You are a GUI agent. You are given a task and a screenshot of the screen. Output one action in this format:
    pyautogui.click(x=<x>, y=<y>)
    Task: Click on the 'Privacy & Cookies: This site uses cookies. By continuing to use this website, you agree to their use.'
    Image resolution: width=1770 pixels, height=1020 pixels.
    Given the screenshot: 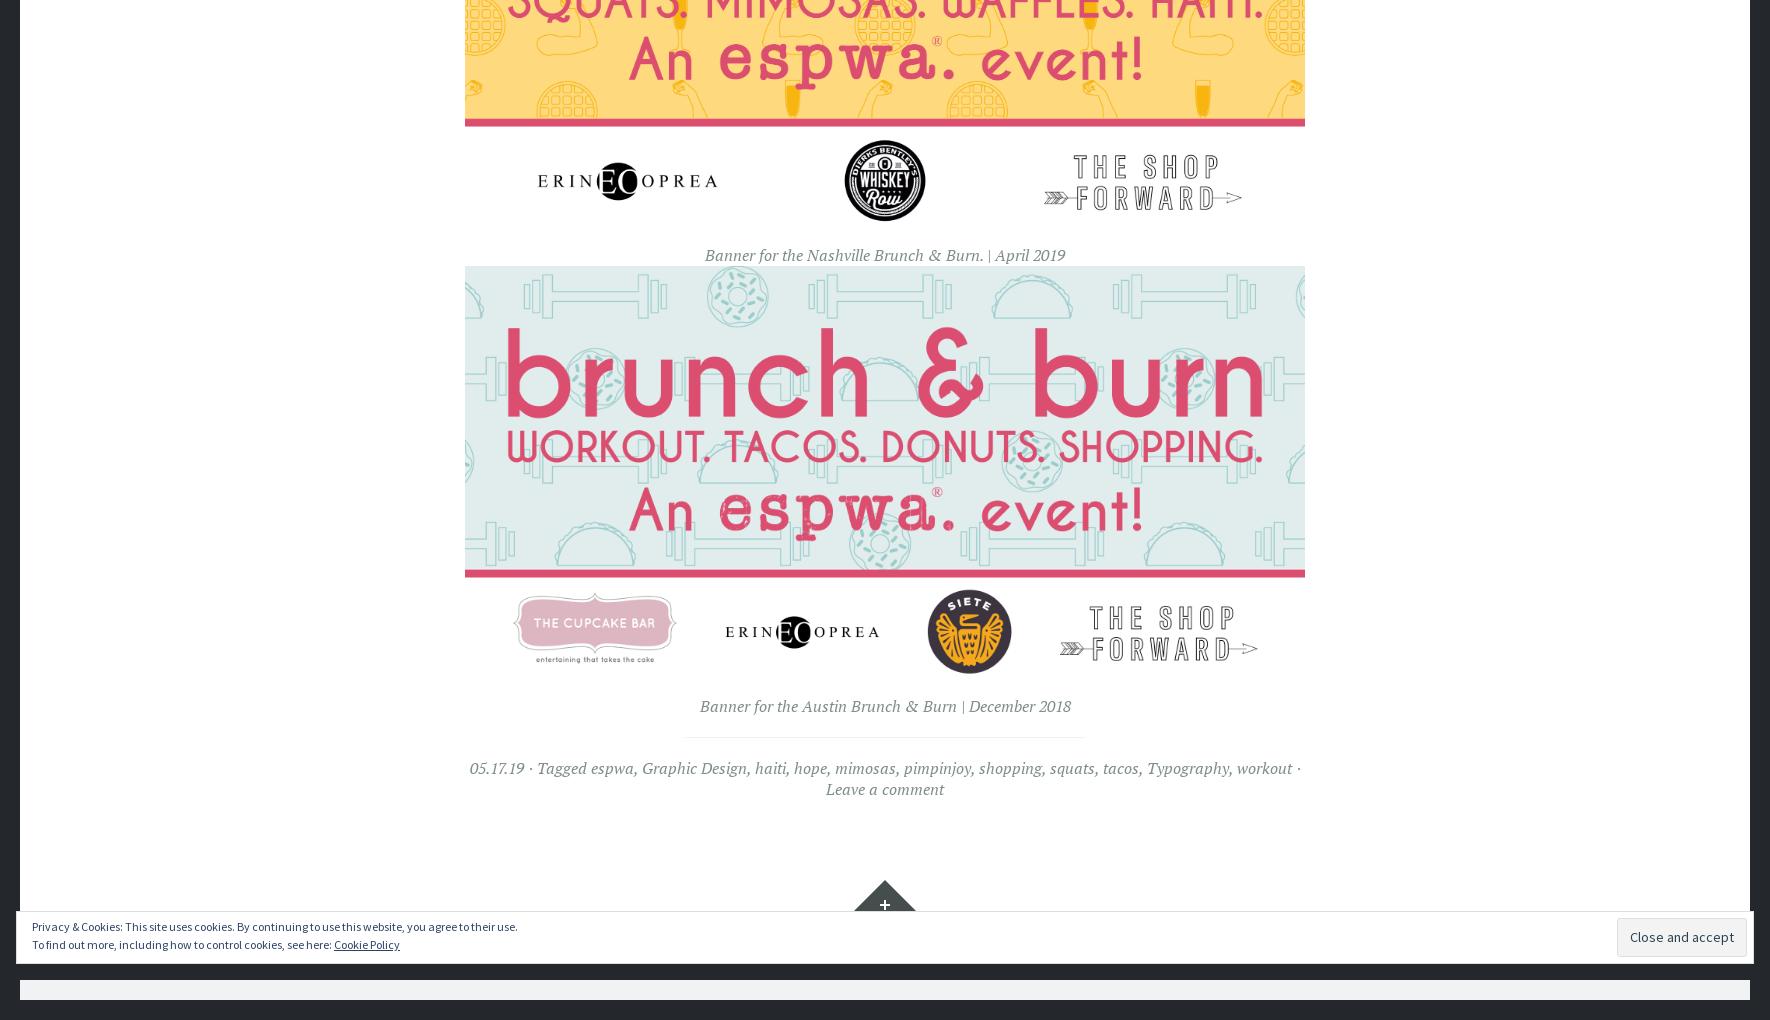 What is the action you would take?
    pyautogui.click(x=275, y=925)
    